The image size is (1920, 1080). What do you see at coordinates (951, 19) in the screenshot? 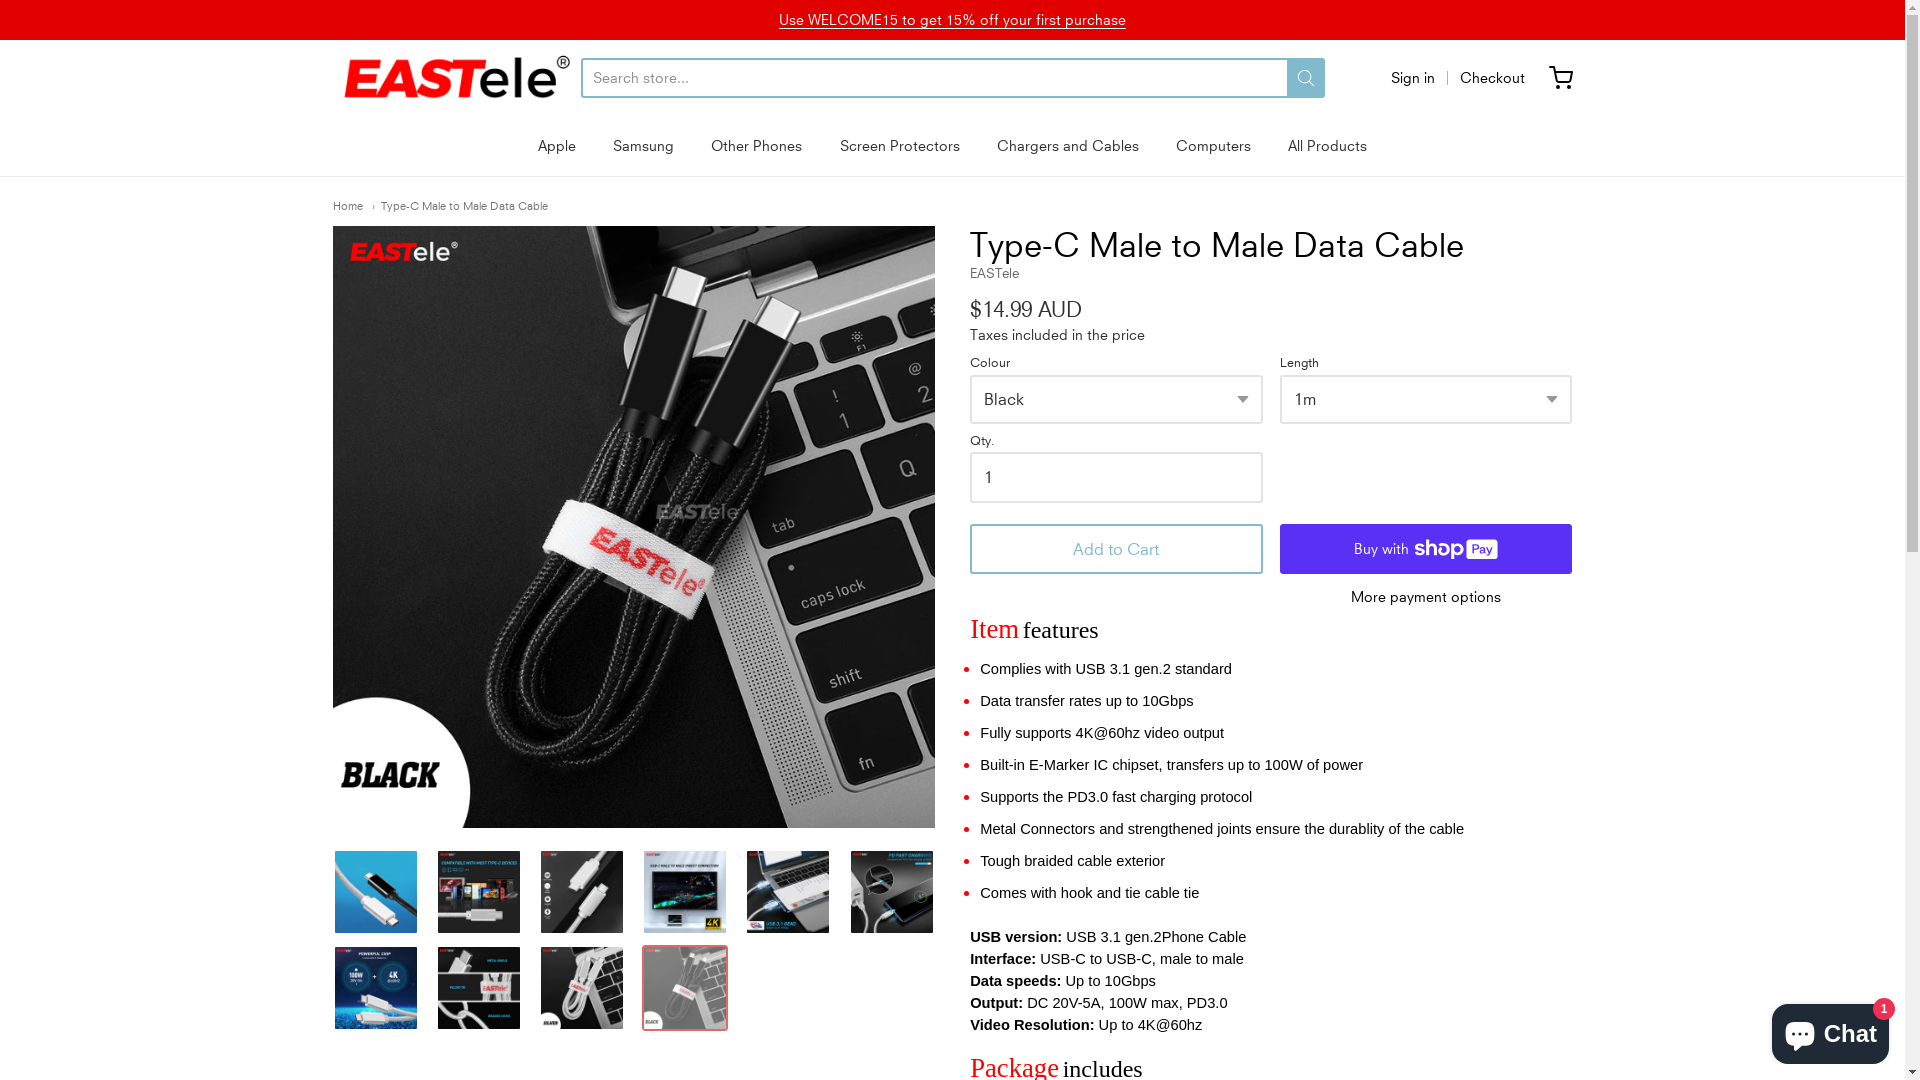
I see `'Use WELCOME15 to get 15% off your first purchase'` at bounding box center [951, 19].